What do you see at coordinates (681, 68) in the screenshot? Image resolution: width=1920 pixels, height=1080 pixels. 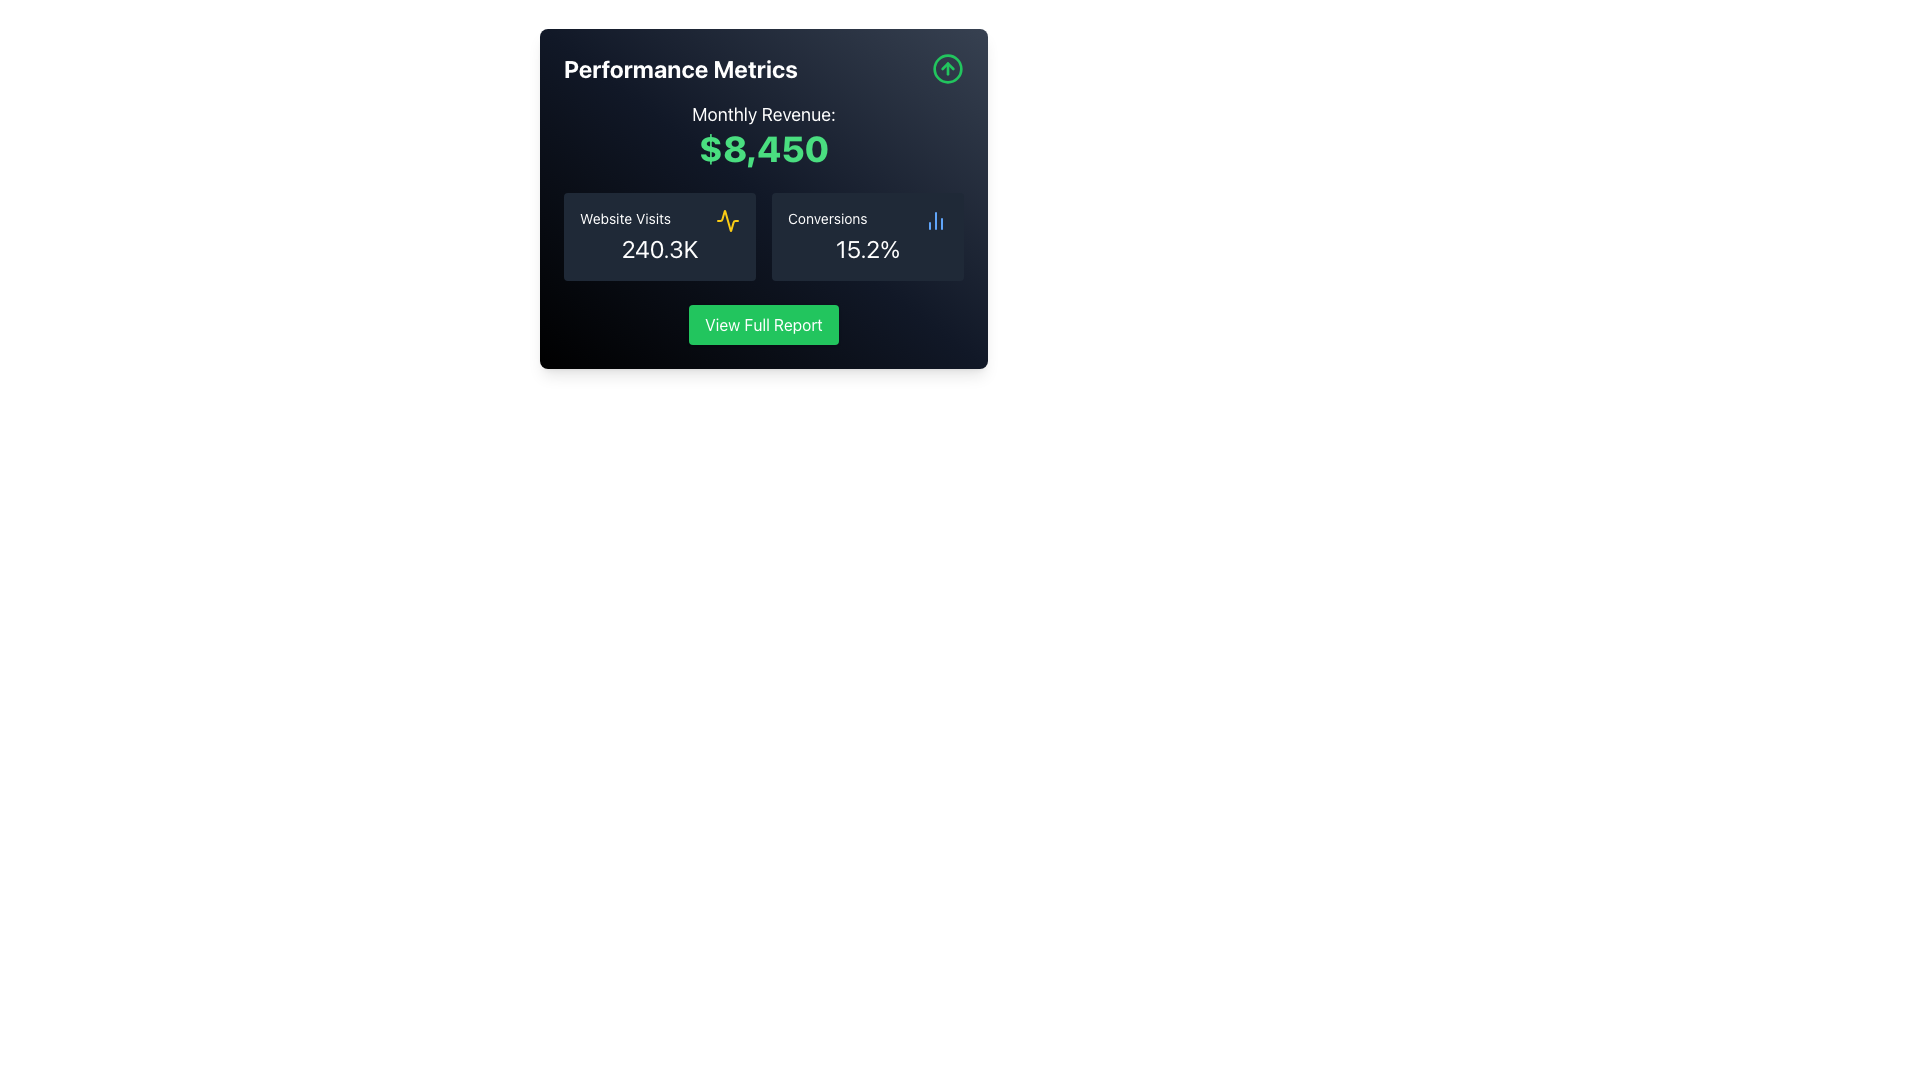 I see `text label that serves as the title or header of the card, positioned at the top-left corner and aligned with an icon to the right` at bounding box center [681, 68].